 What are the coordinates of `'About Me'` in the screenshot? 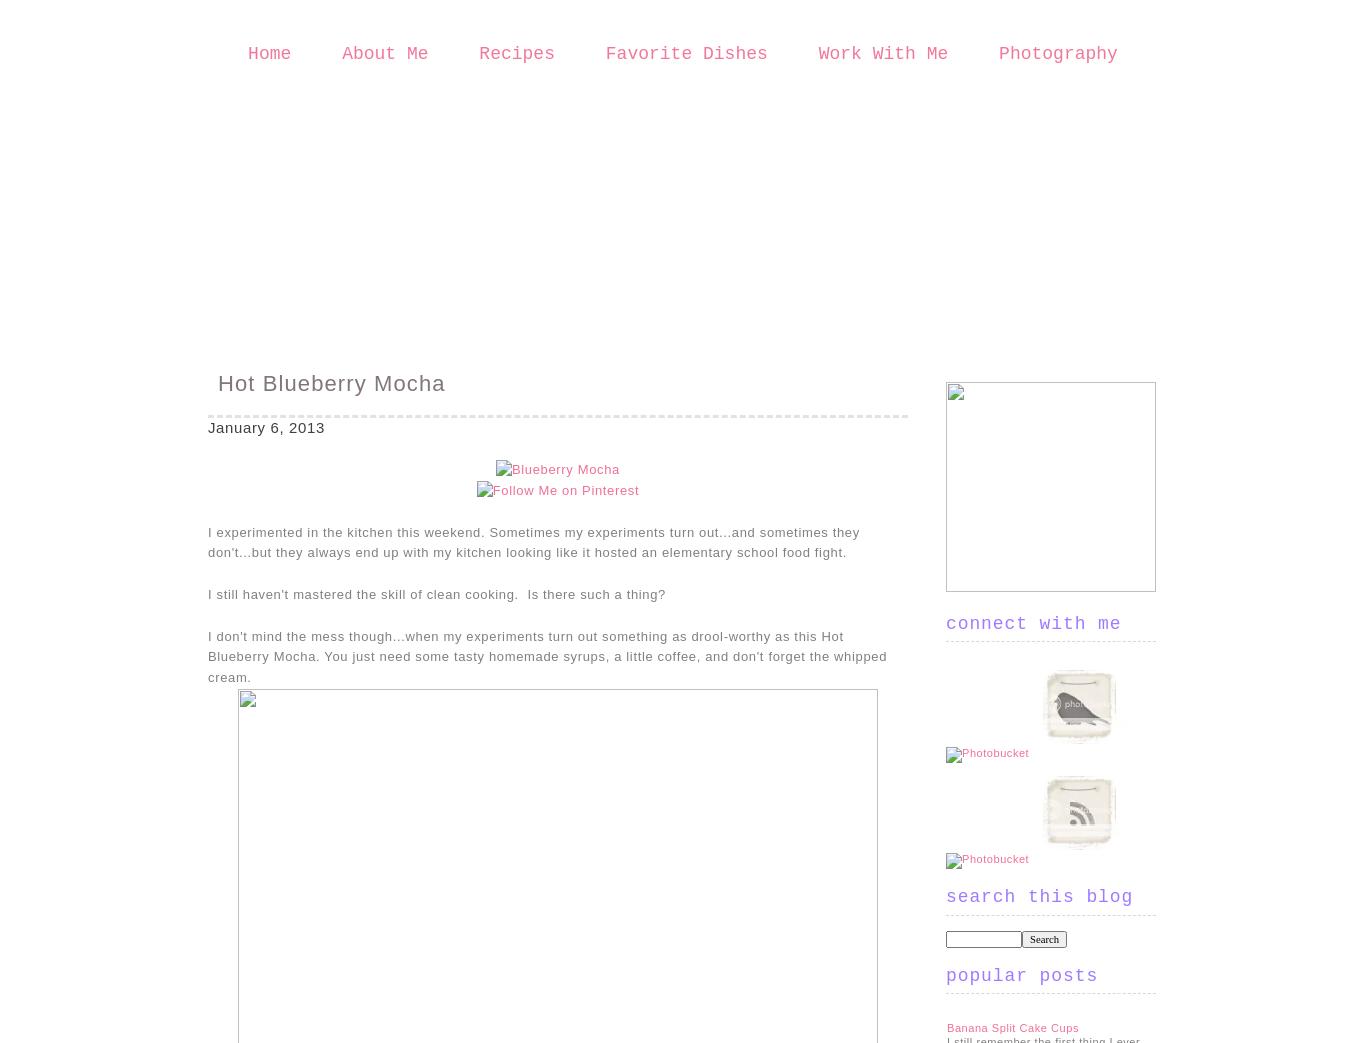 It's located at (383, 53).